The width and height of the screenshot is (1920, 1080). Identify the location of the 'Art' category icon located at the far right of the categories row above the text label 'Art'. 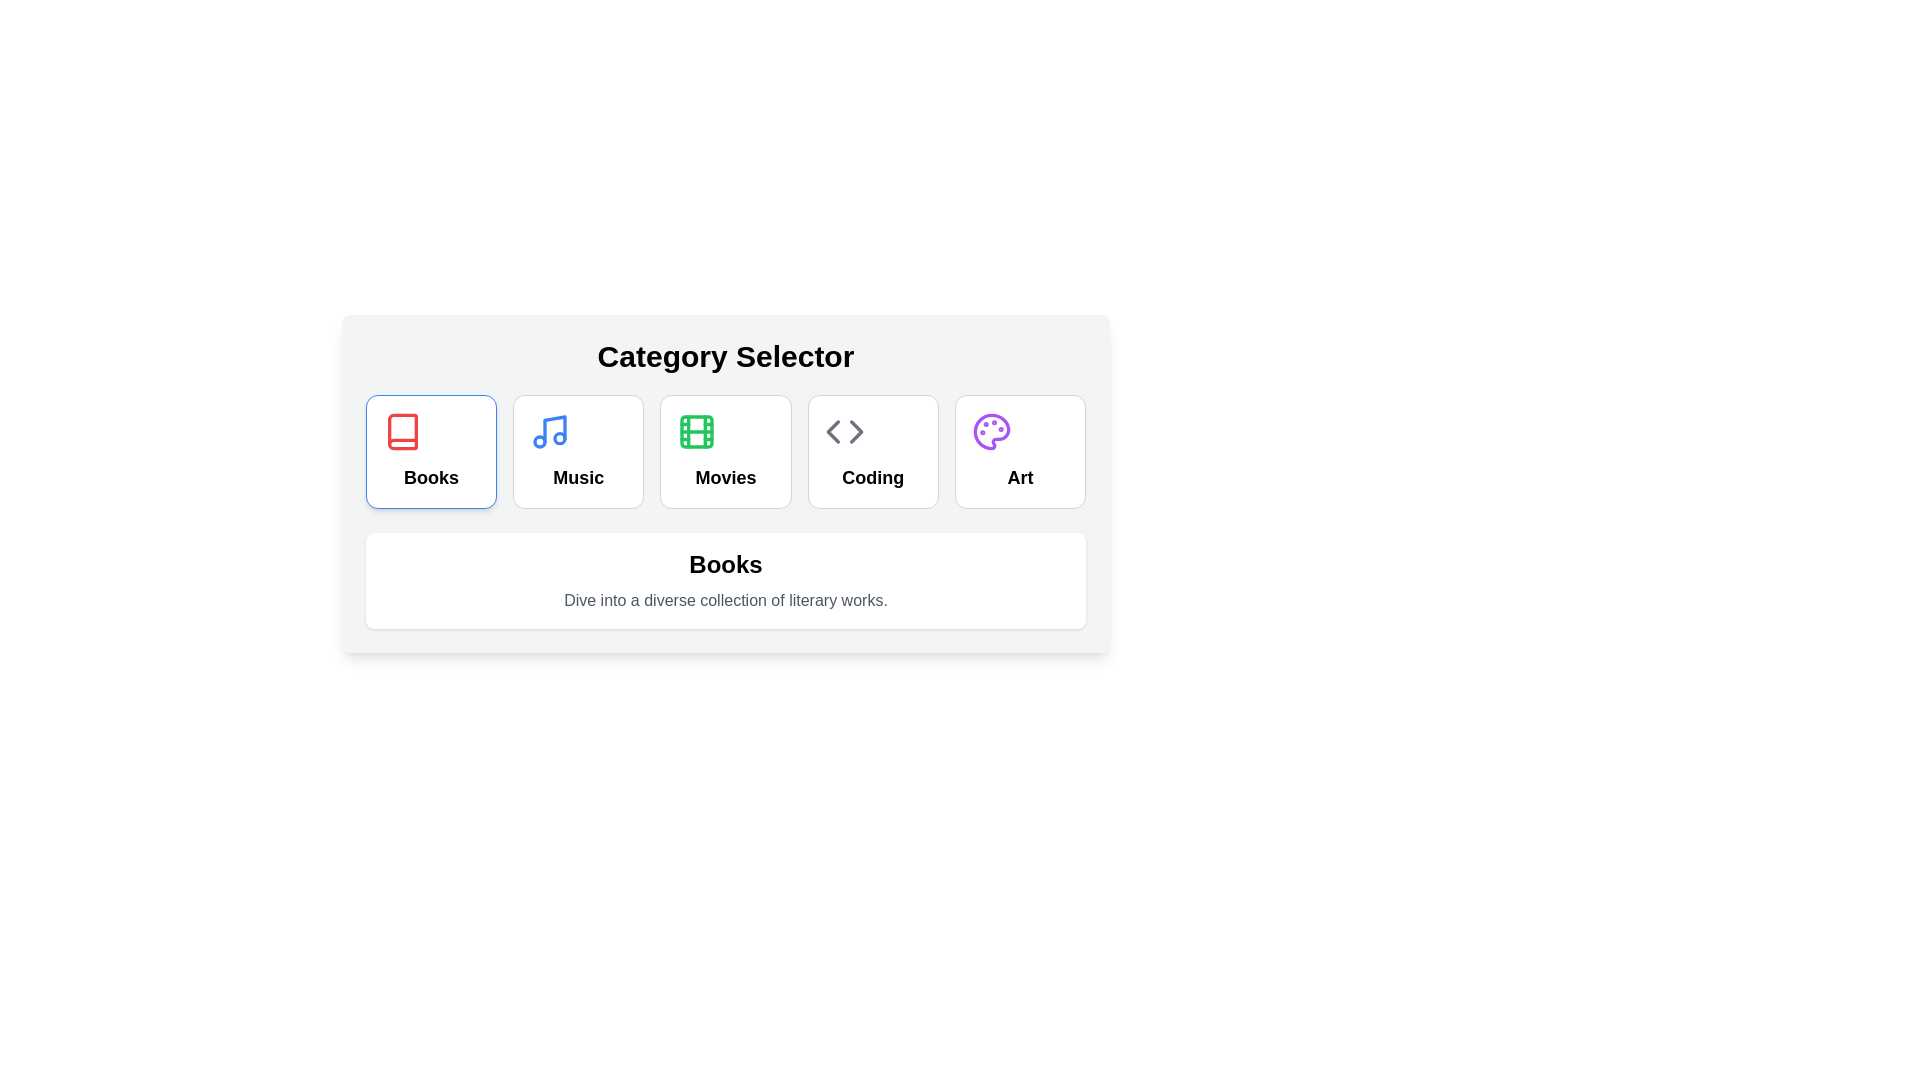
(991, 431).